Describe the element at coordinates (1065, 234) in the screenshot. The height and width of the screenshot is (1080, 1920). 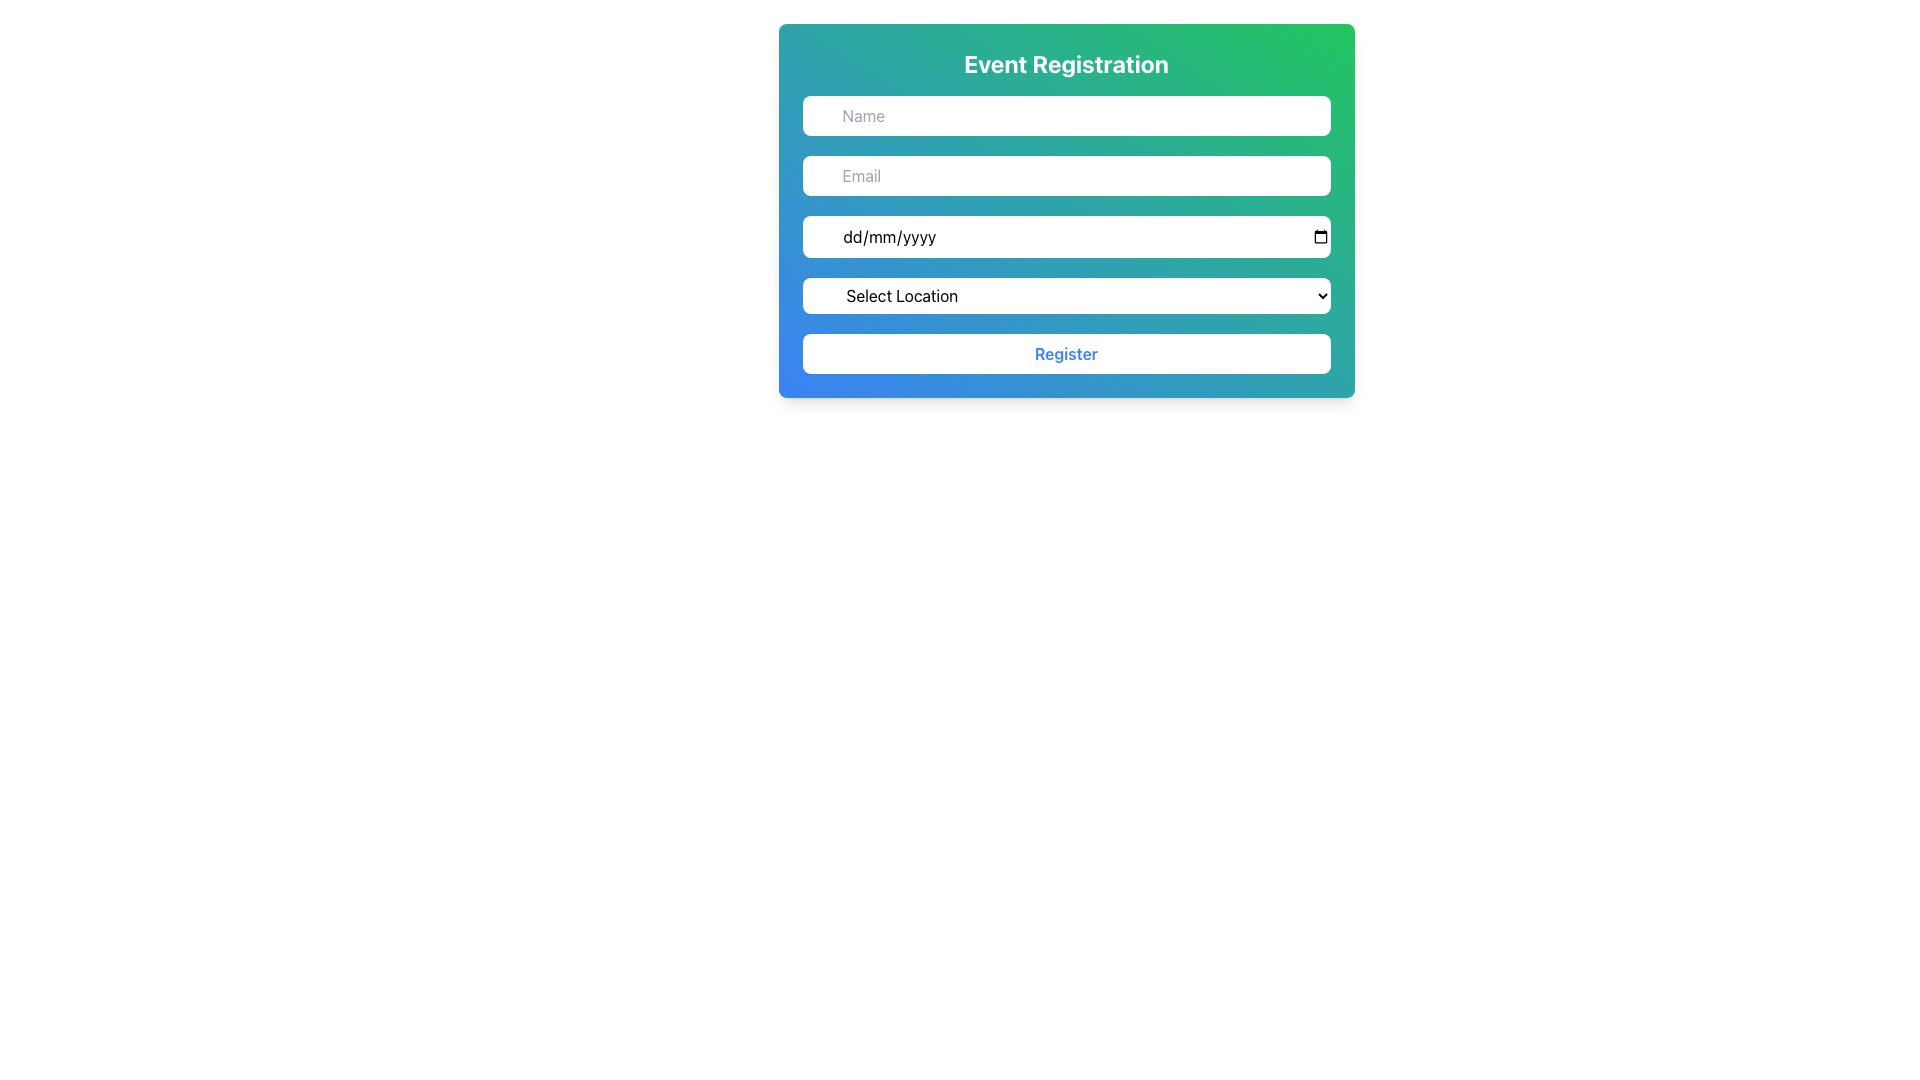
I see `the Date Input Field in the Event Registration card` at that location.